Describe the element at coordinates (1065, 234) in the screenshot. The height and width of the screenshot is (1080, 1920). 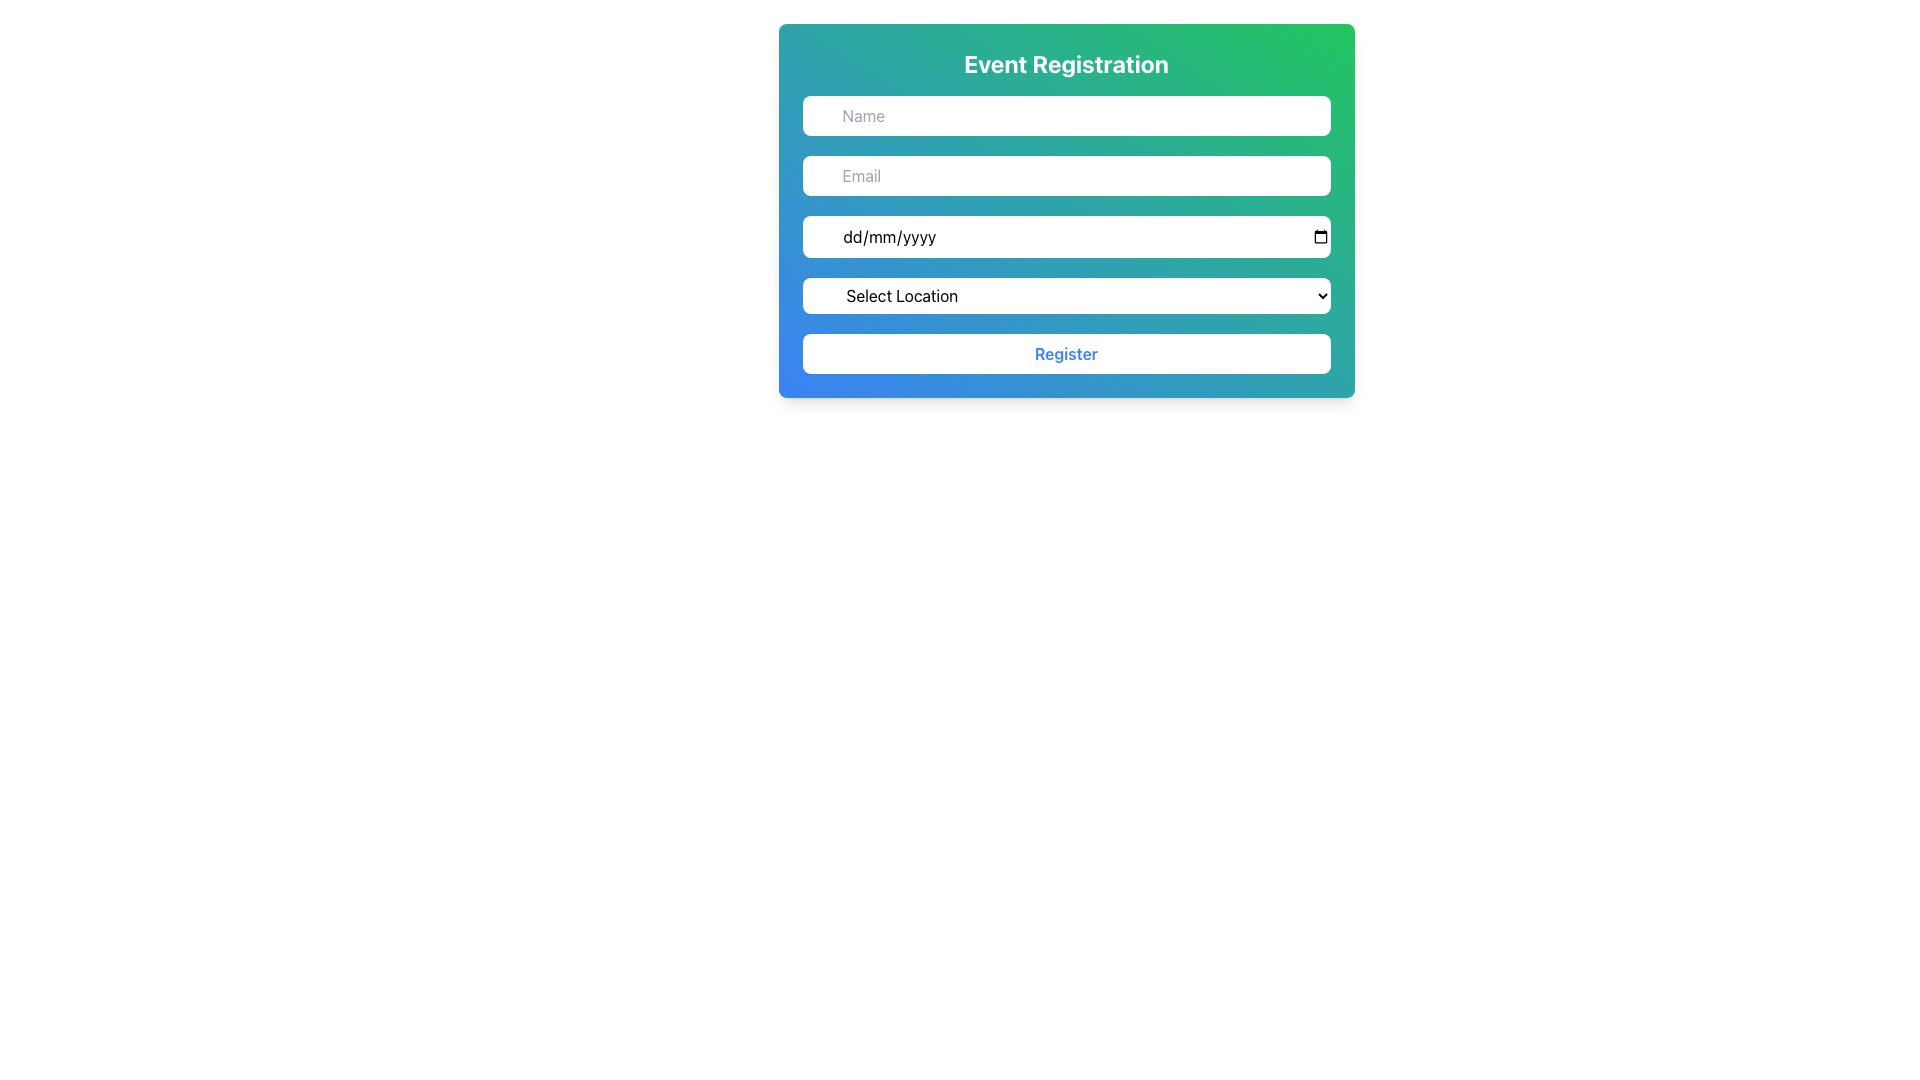
I see `the Date Input Field in the Event Registration card` at that location.